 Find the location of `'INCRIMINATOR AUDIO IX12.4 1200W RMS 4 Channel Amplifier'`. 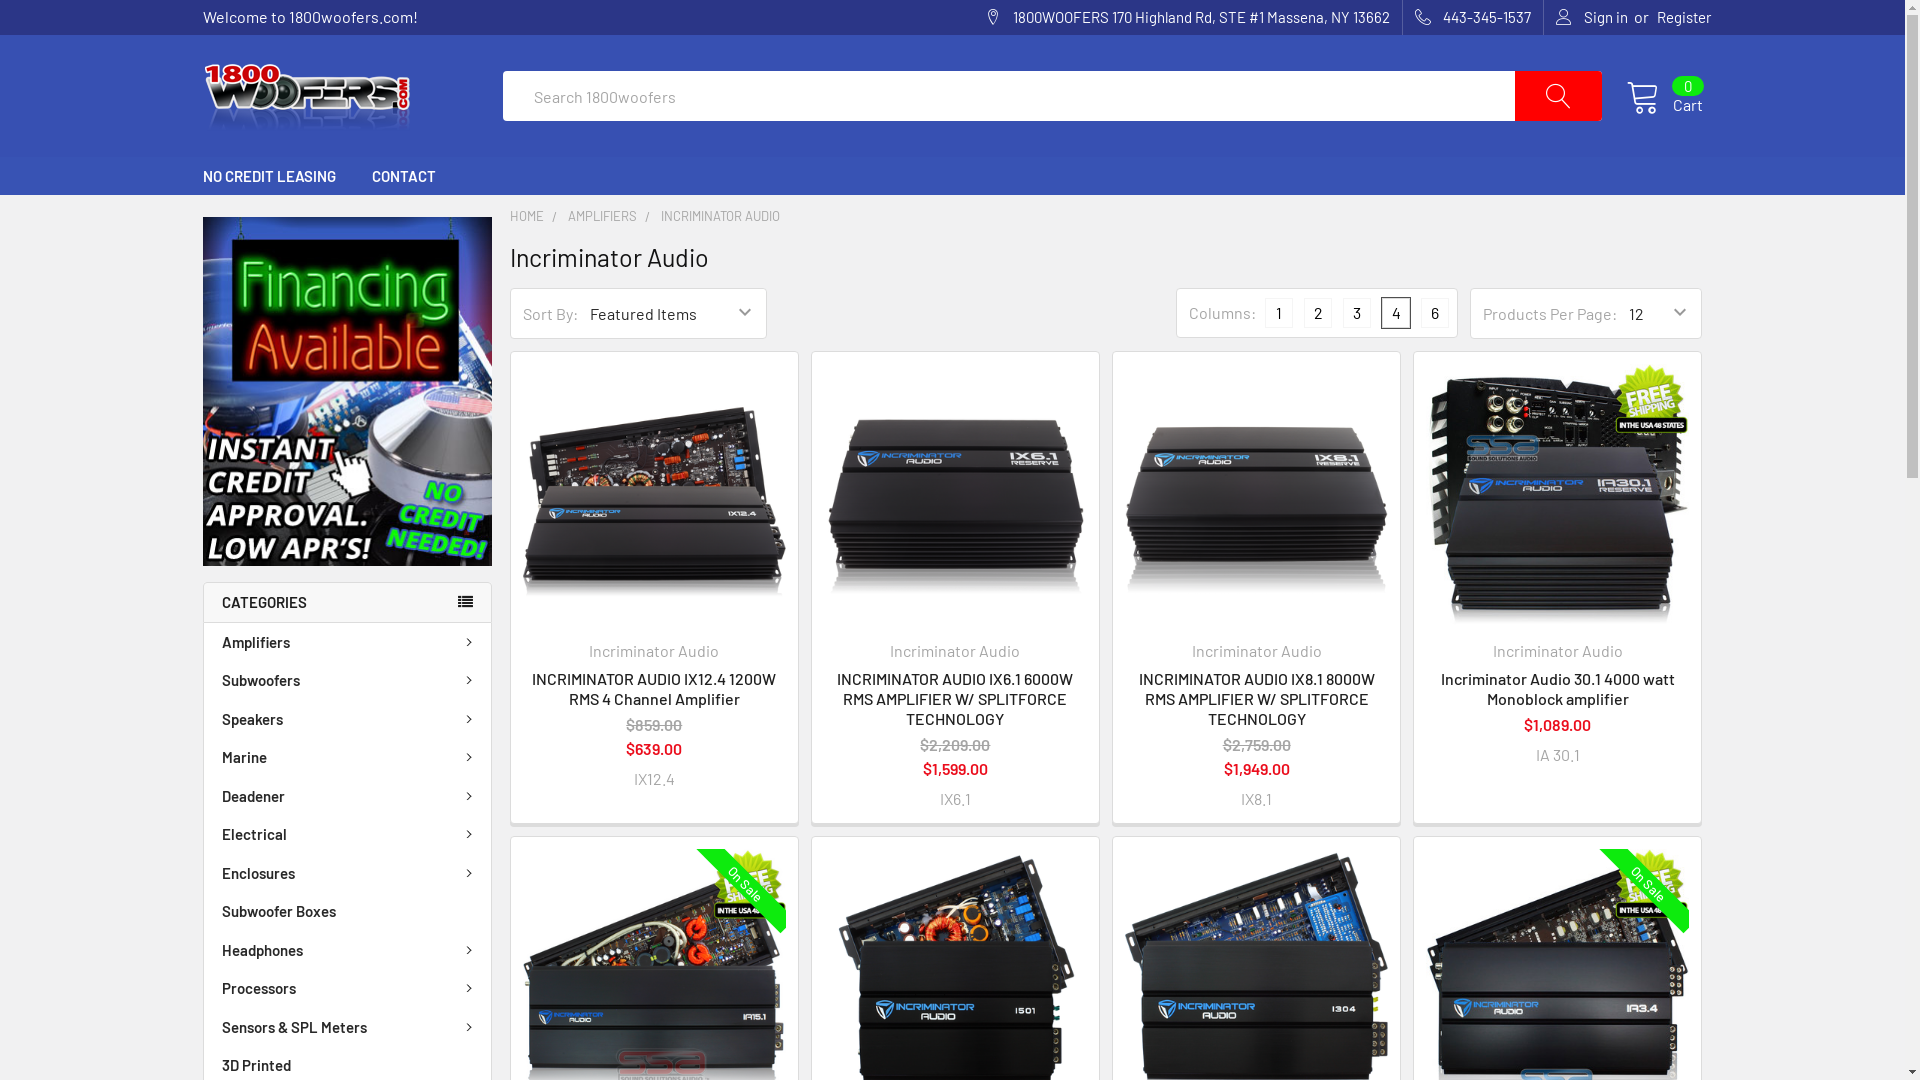

'INCRIMINATOR AUDIO IX12.4 1200W RMS 4 Channel Amplifier' is located at coordinates (653, 687).